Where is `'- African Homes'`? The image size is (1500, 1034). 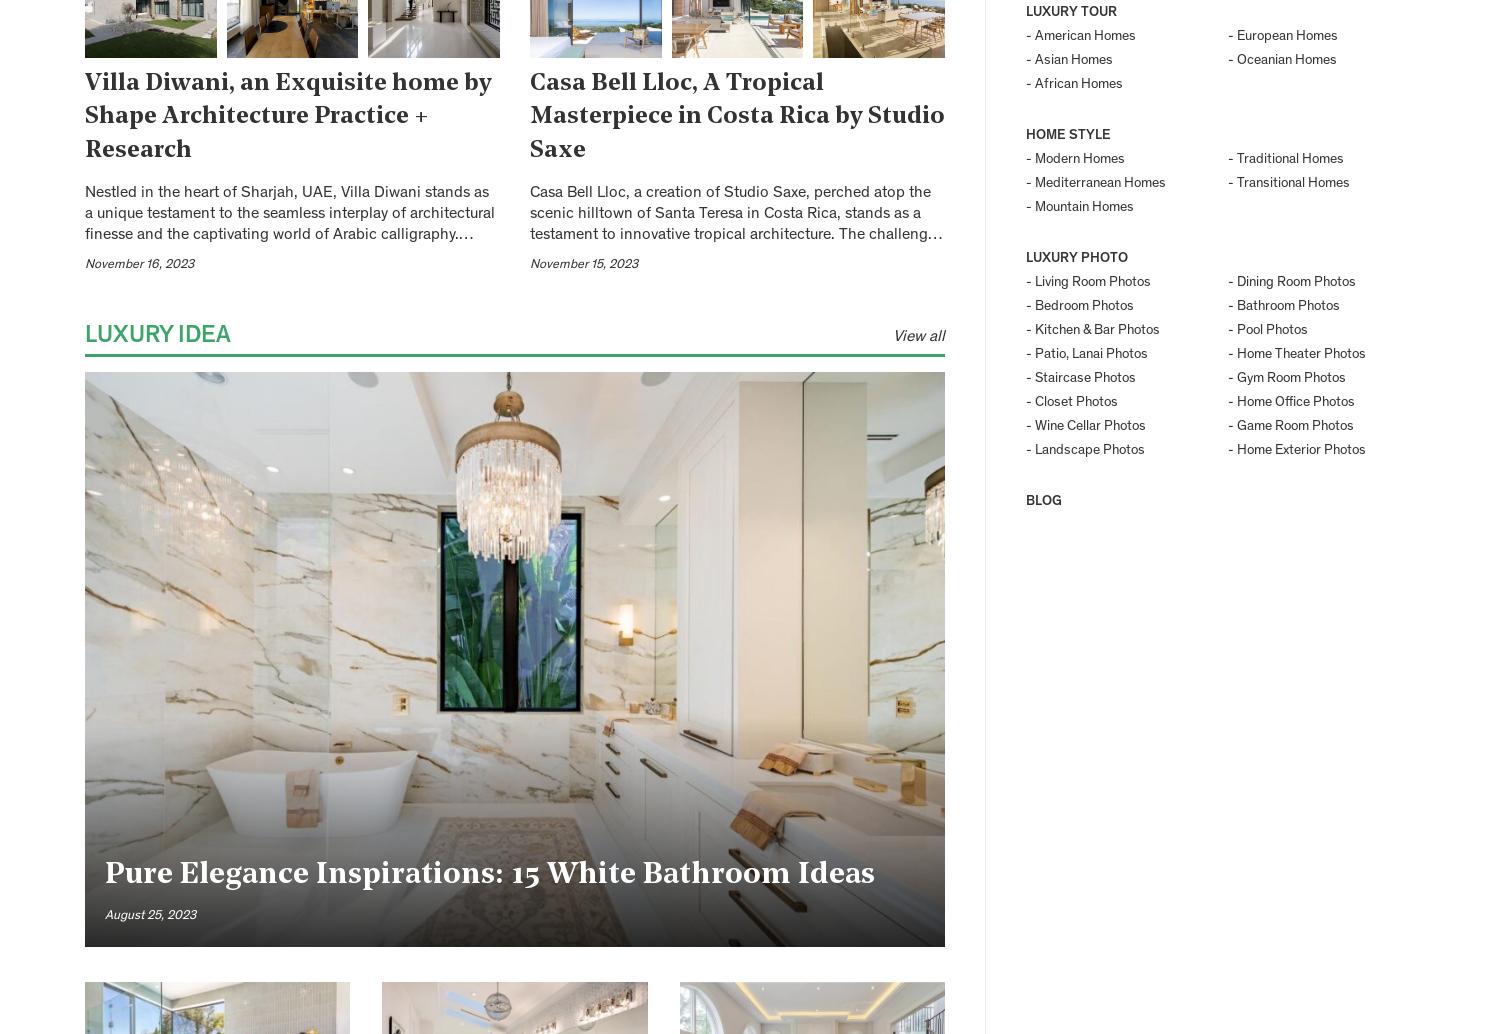 '- African Homes' is located at coordinates (1026, 83).